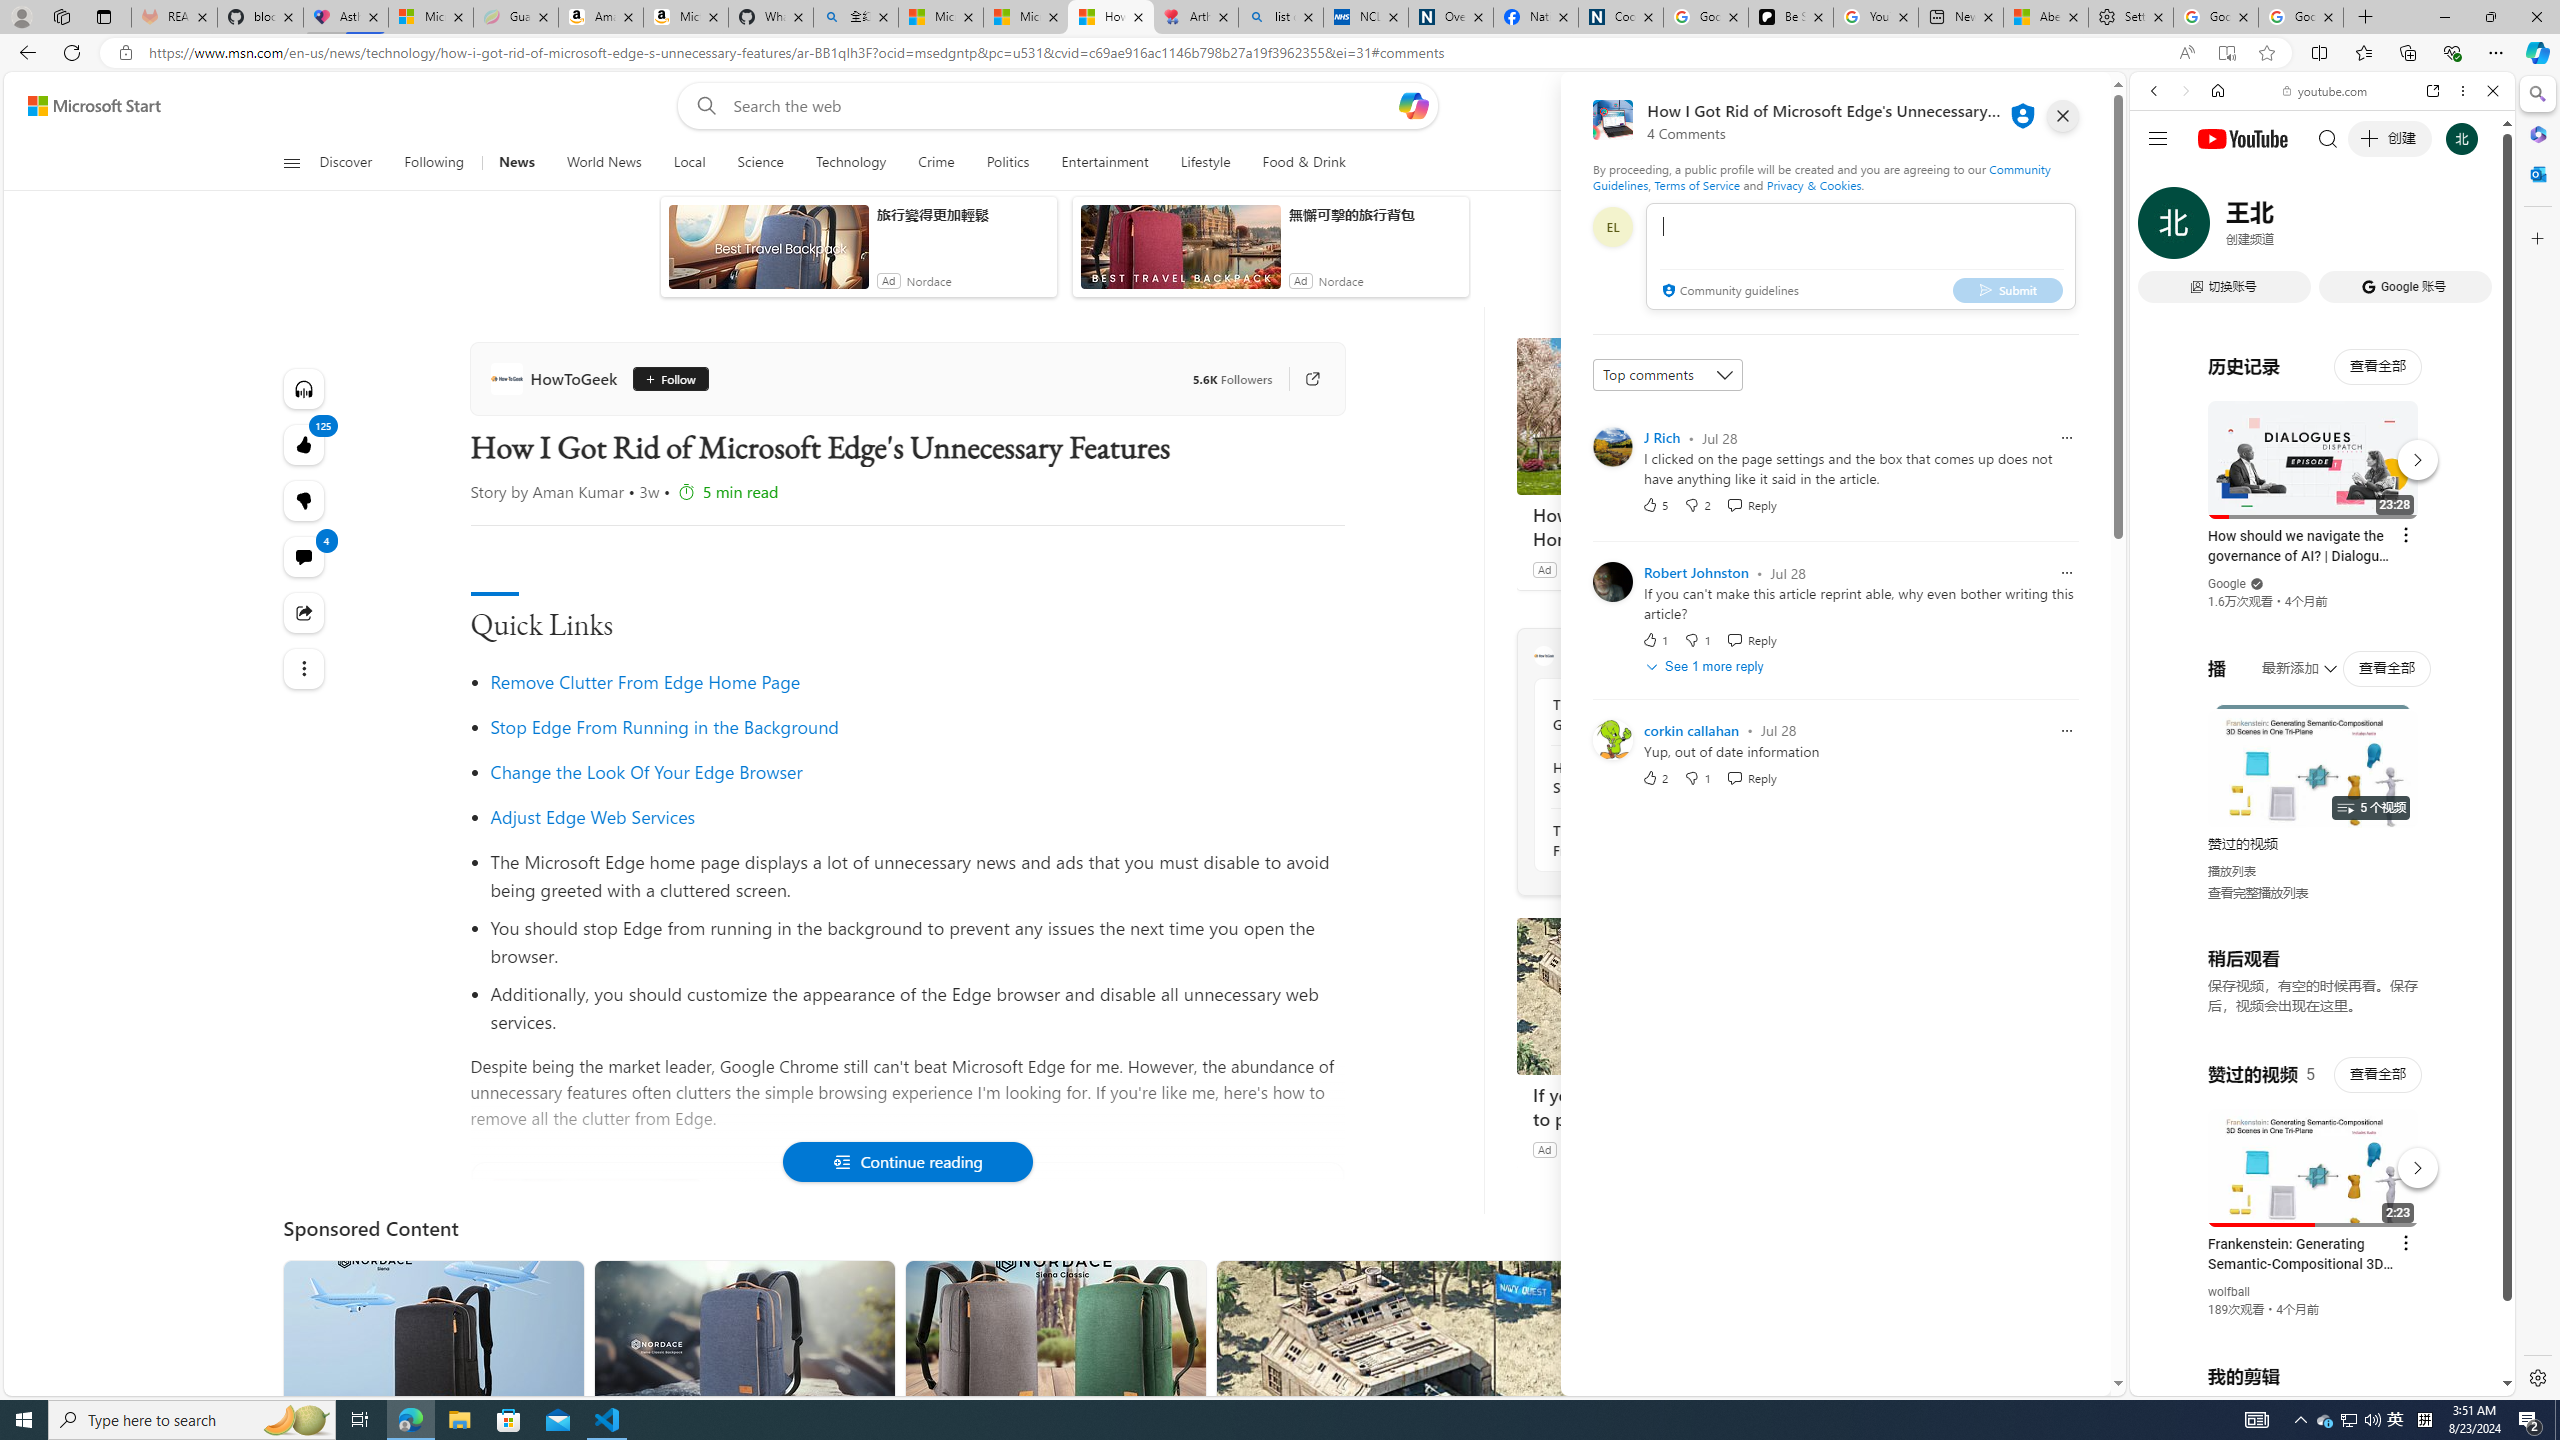 The width and height of the screenshot is (2560, 1440). What do you see at coordinates (2162, 229) in the screenshot?
I see `'WEB  '` at bounding box center [2162, 229].